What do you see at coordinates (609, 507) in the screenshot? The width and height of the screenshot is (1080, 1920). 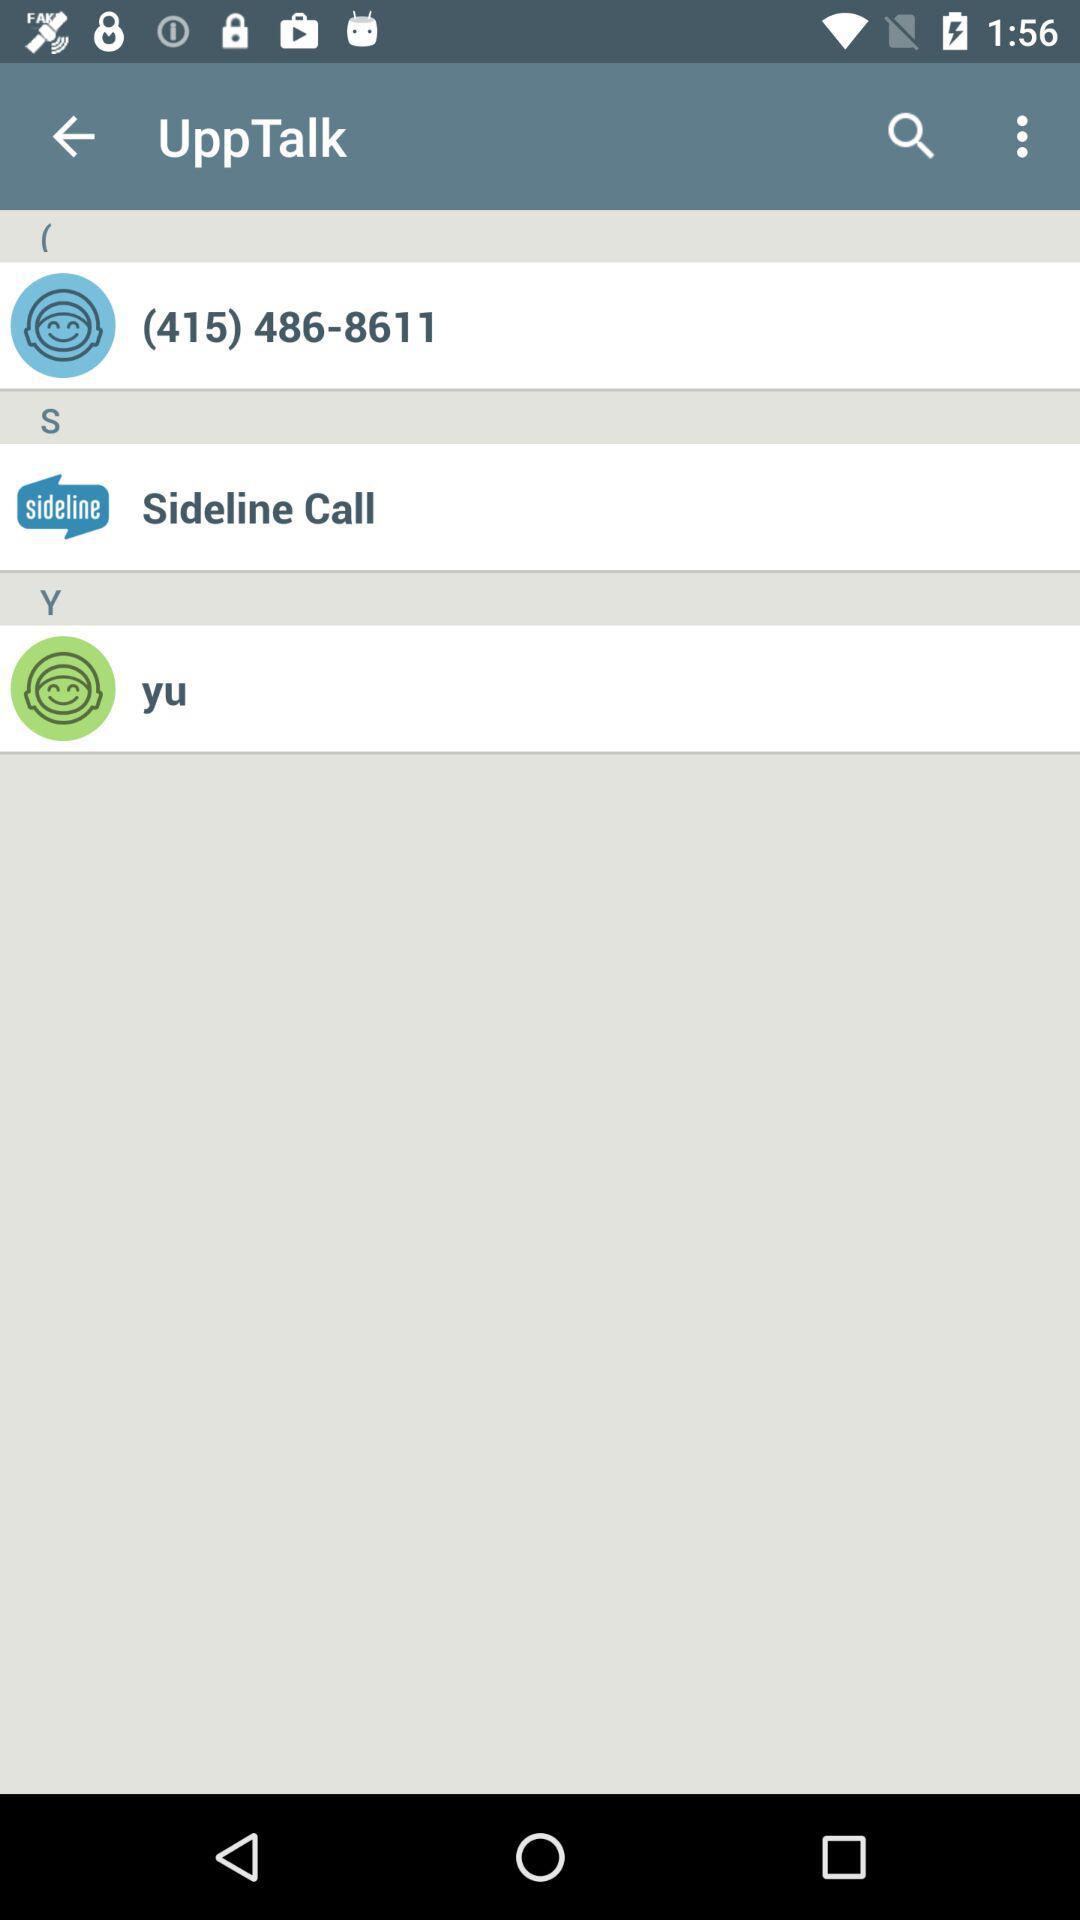 I see `the icon below the (415) 486-8611` at bounding box center [609, 507].